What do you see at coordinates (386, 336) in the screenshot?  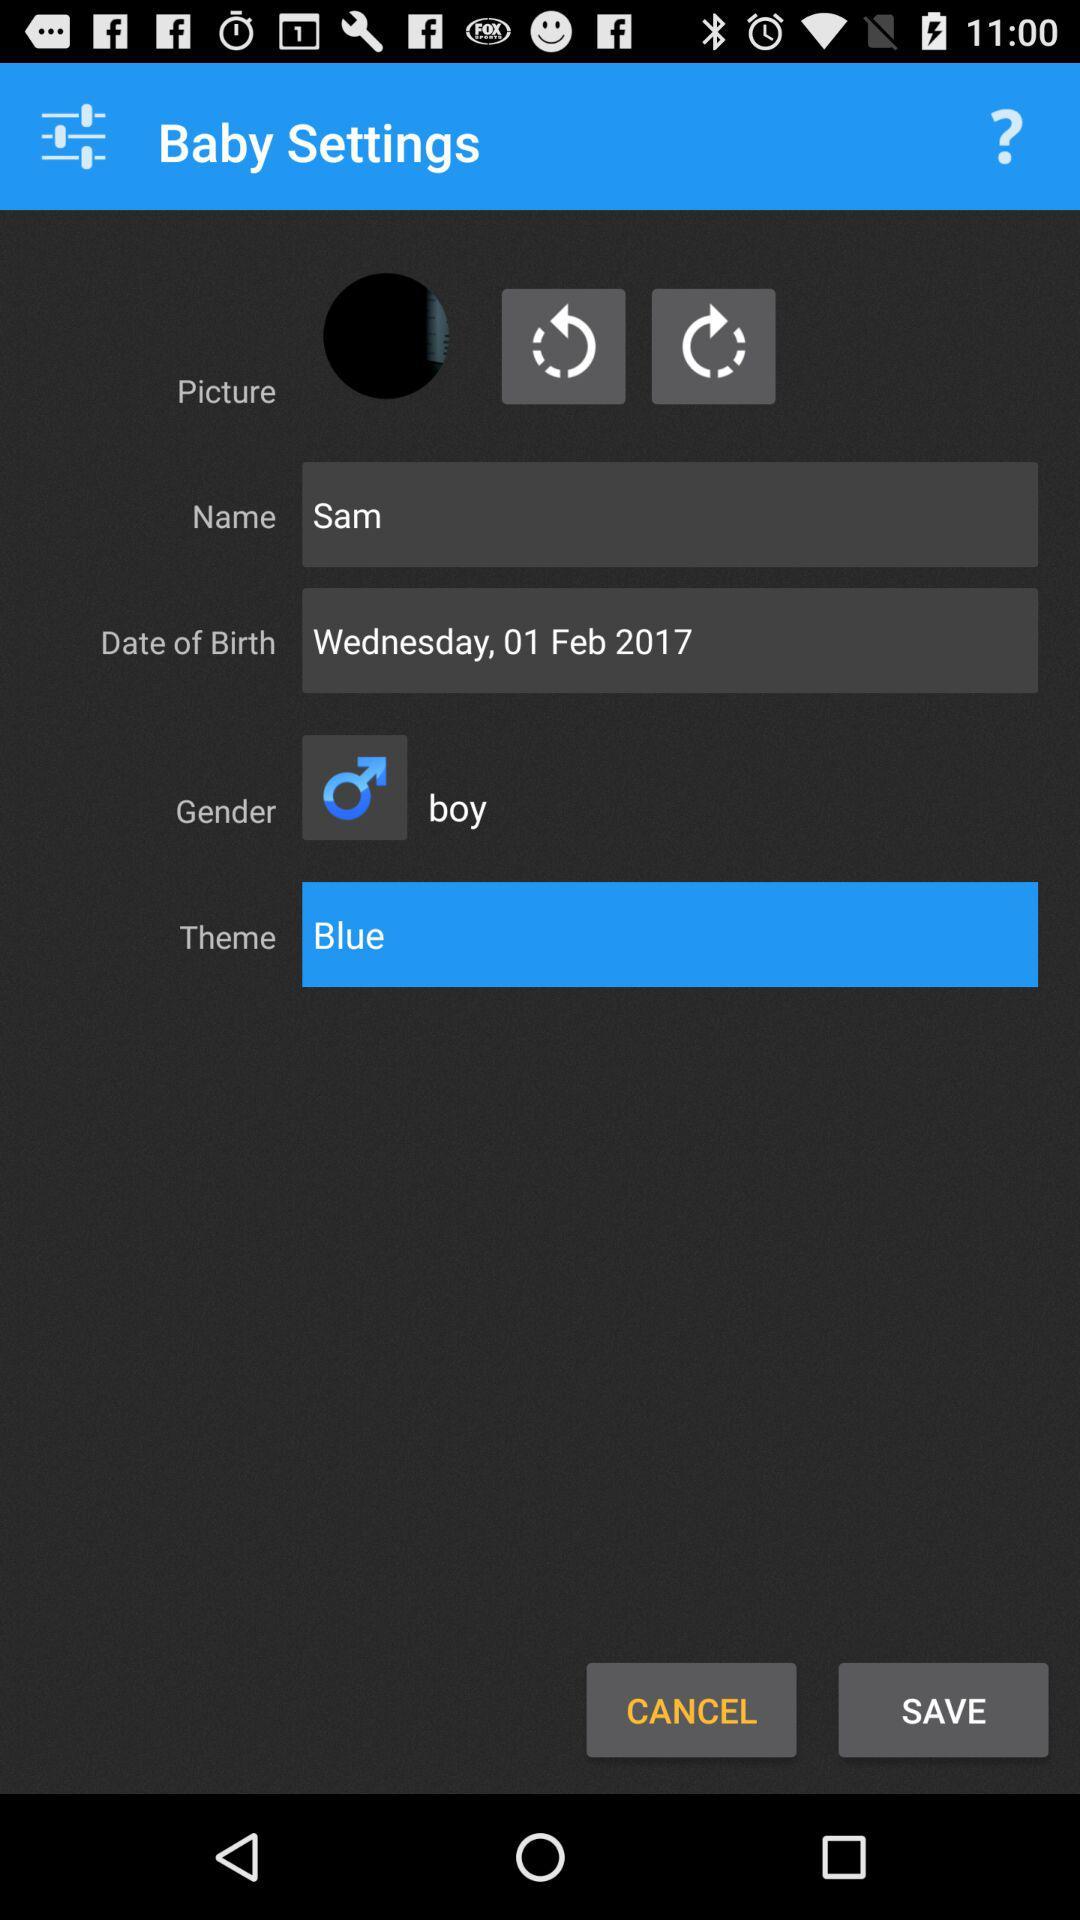 I see `picture` at bounding box center [386, 336].